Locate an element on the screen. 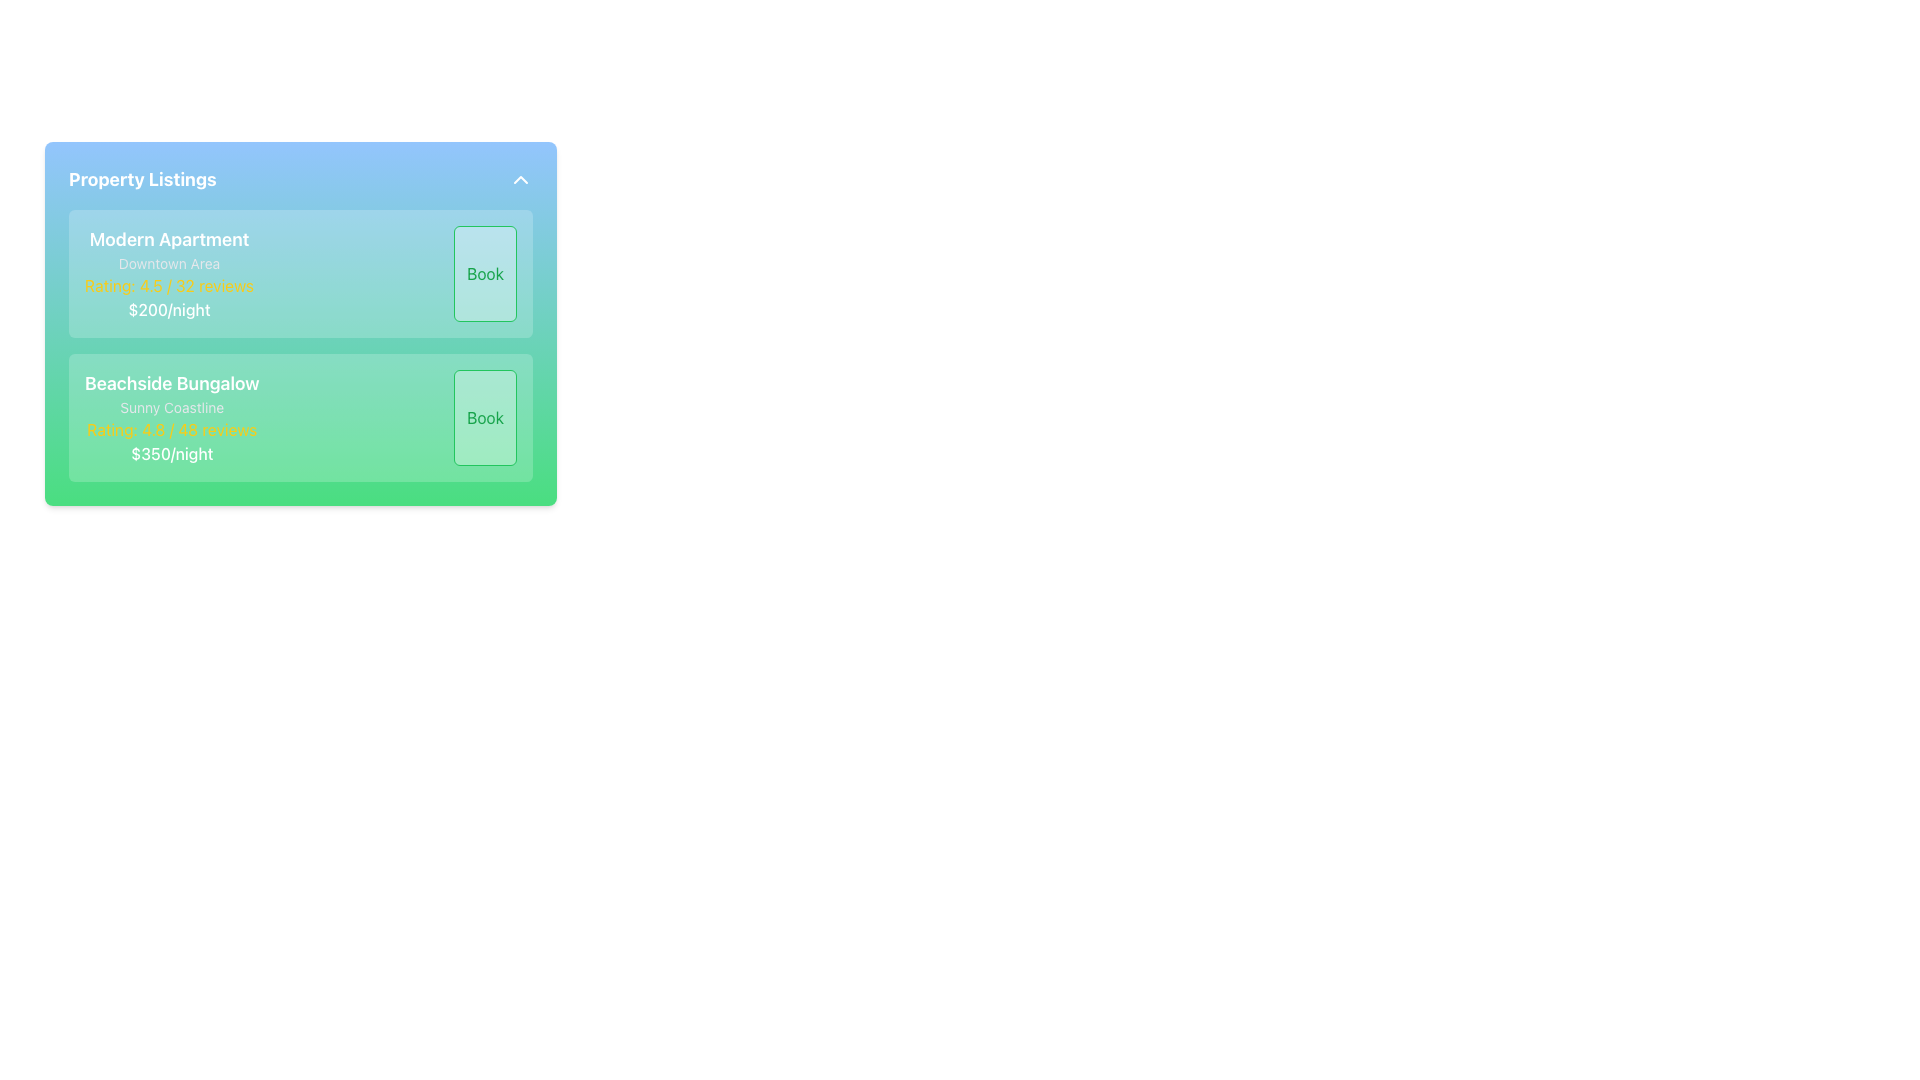  the text label 'Beachside Bungalow' which is displayed in a large, bold font with white color on a green background, located at the top of its property listing card is located at coordinates (172, 384).